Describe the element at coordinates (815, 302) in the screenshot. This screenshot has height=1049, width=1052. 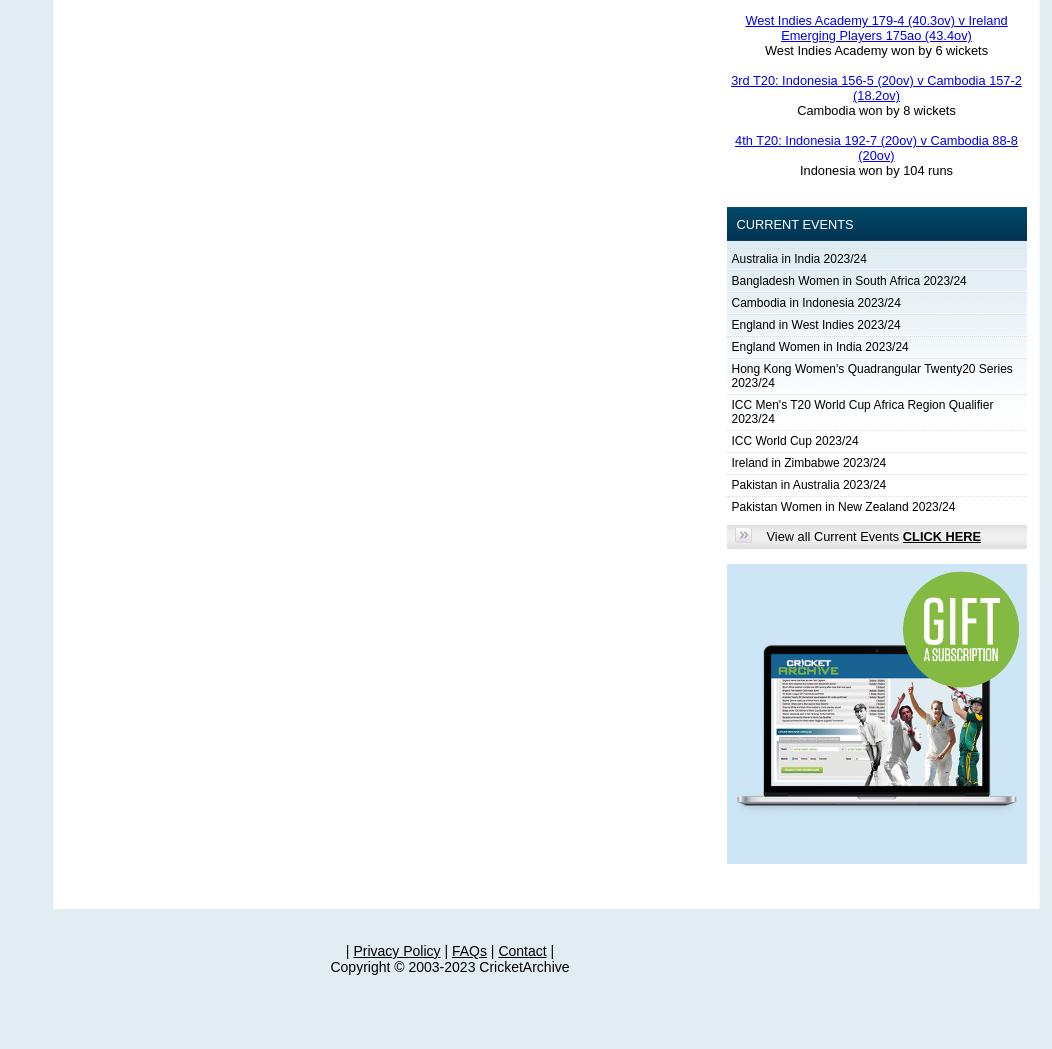
I see `'Cambodia in Indonesia 2023/24'` at that location.